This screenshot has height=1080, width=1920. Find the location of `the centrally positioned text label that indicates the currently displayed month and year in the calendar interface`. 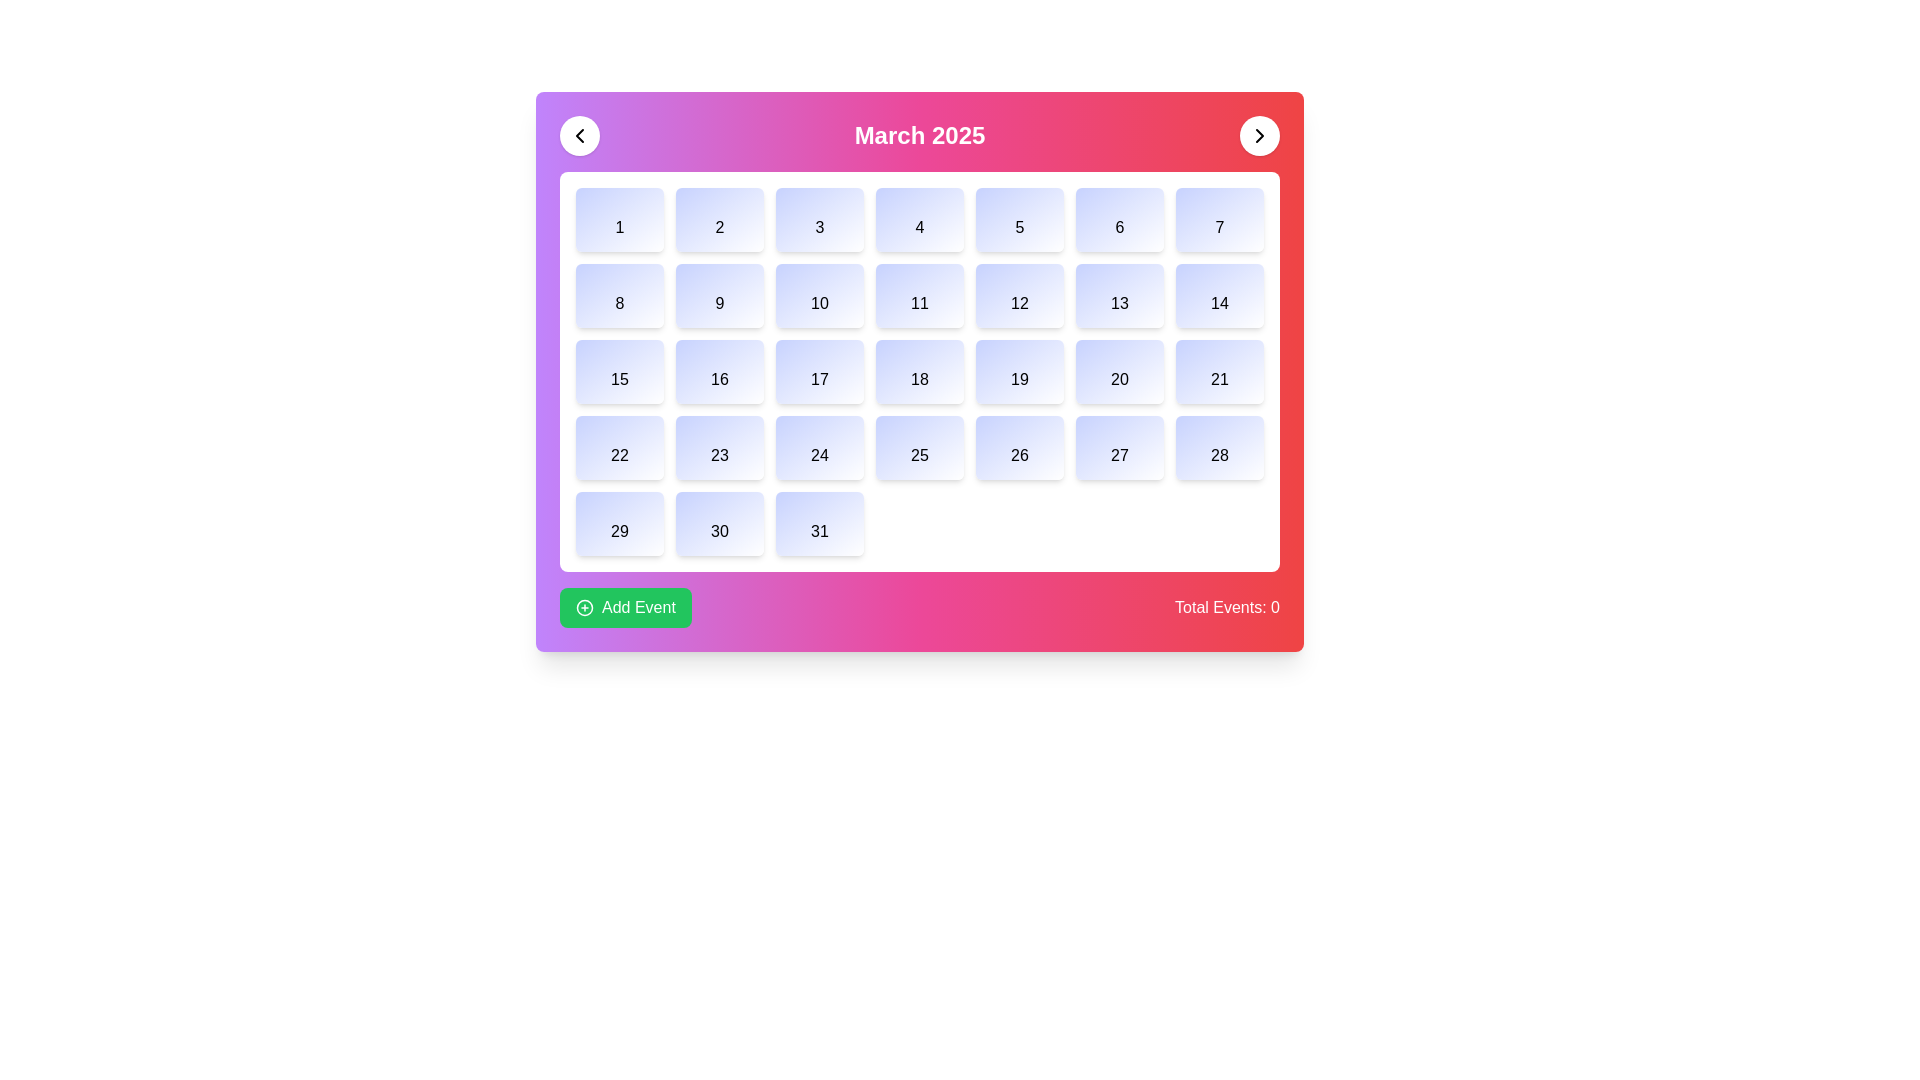

the centrally positioned text label that indicates the currently displayed month and year in the calendar interface is located at coordinates (919, 135).